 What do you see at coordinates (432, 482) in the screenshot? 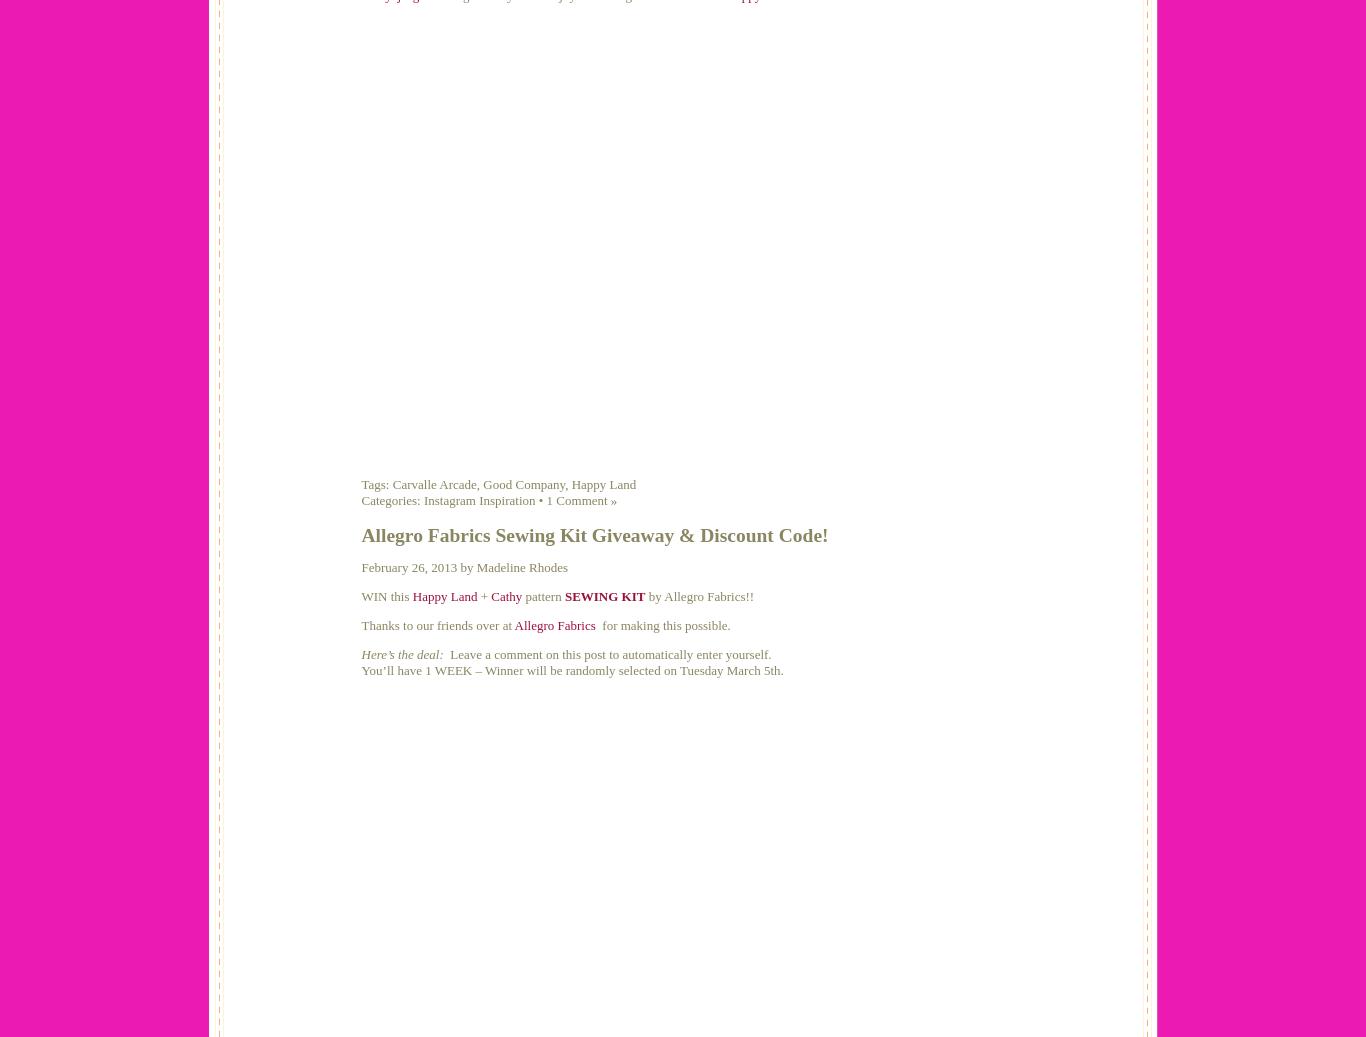
I see `'Carvalle Arcade'` at bounding box center [432, 482].